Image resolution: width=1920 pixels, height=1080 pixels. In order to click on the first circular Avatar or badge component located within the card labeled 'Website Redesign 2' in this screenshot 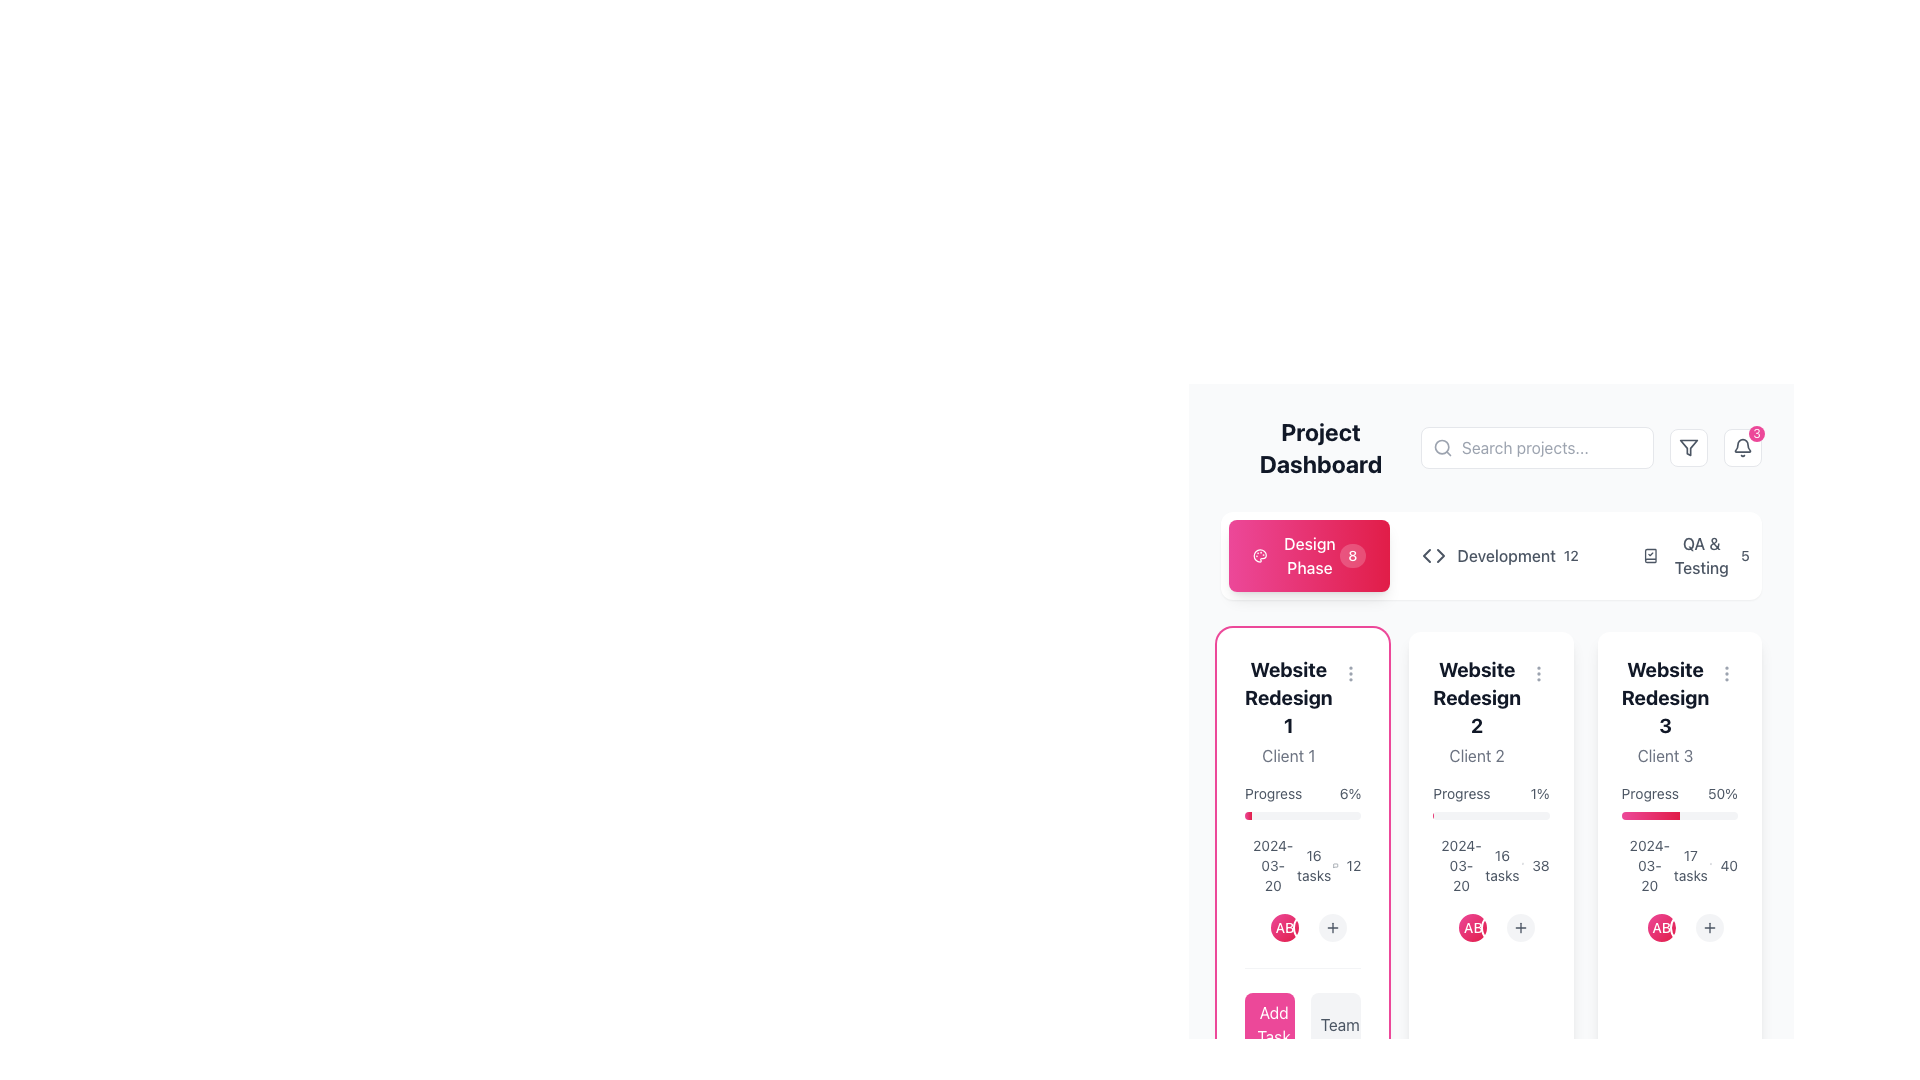, I will do `click(1449, 928)`.